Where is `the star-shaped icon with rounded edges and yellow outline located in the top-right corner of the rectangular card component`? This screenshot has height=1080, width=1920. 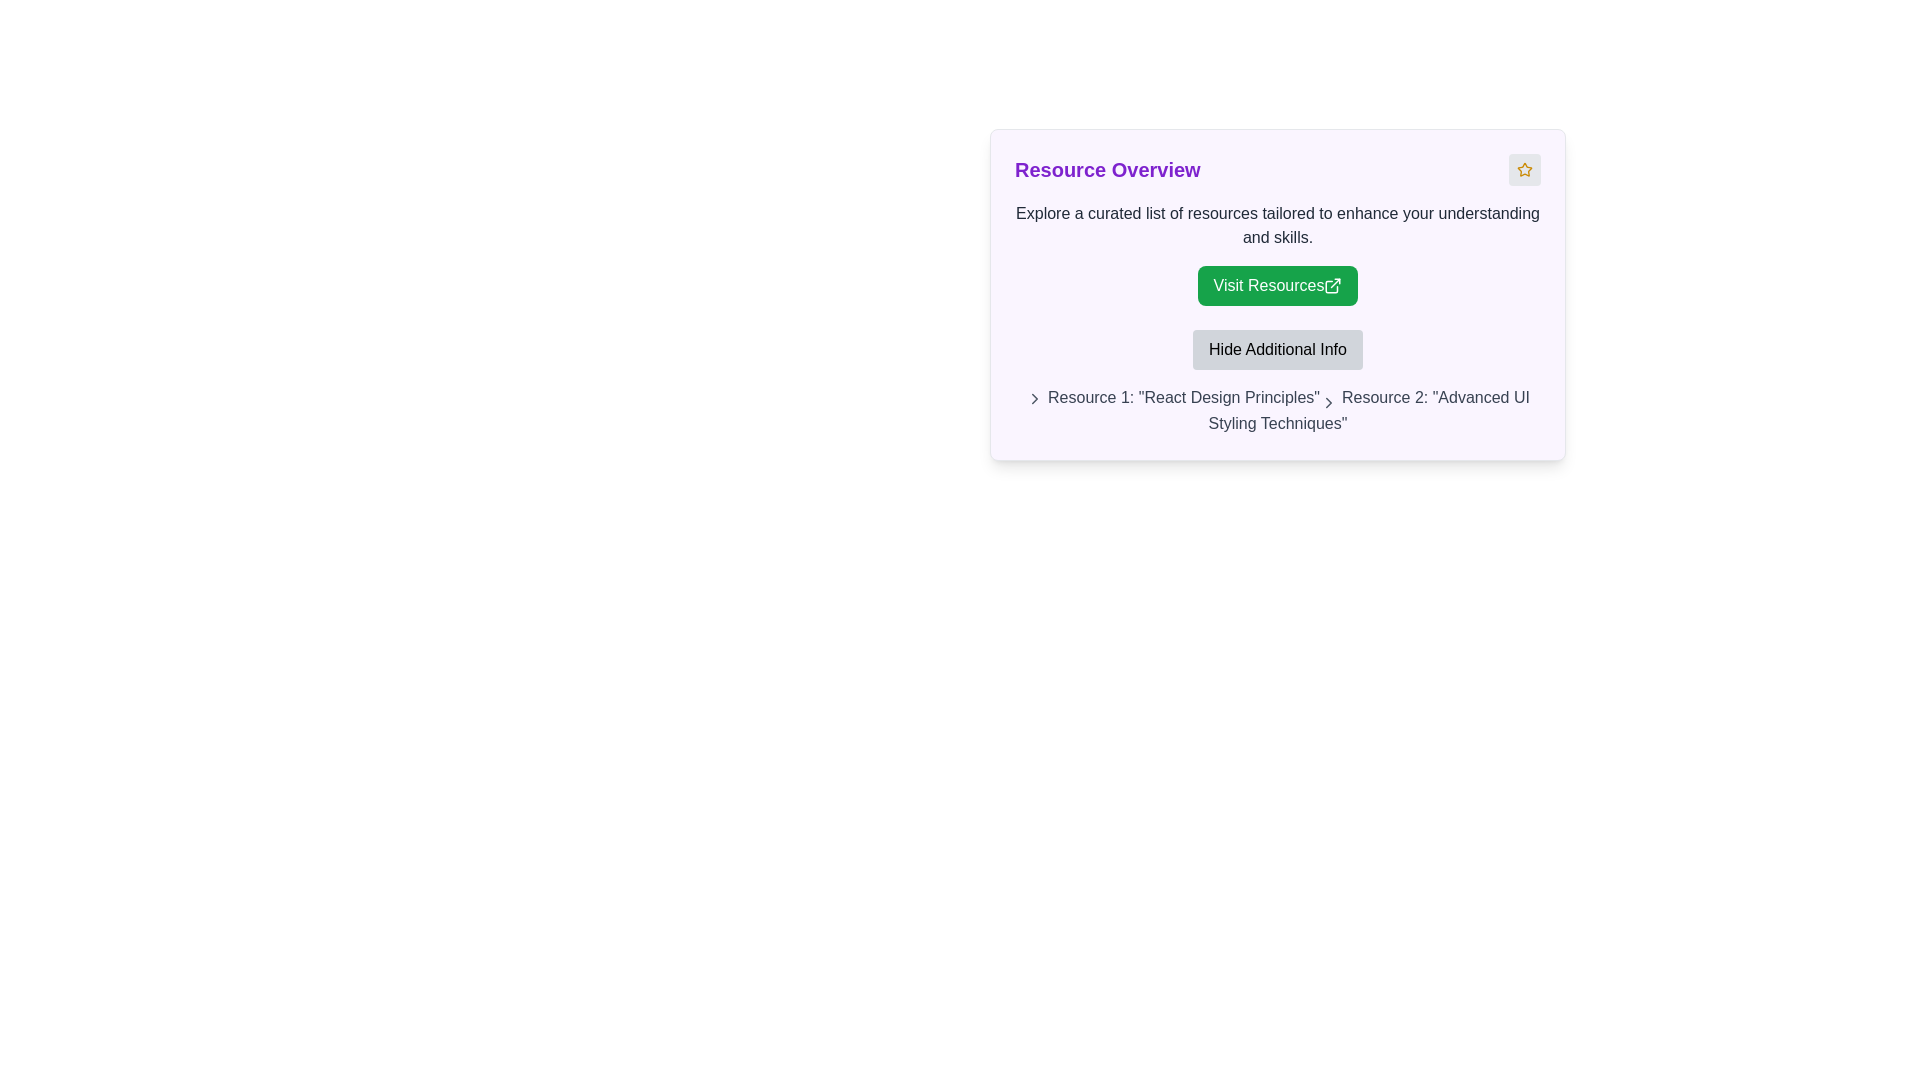 the star-shaped icon with rounded edges and yellow outline located in the top-right corner of the rectangular card component is located at coordinates (1524, 168).